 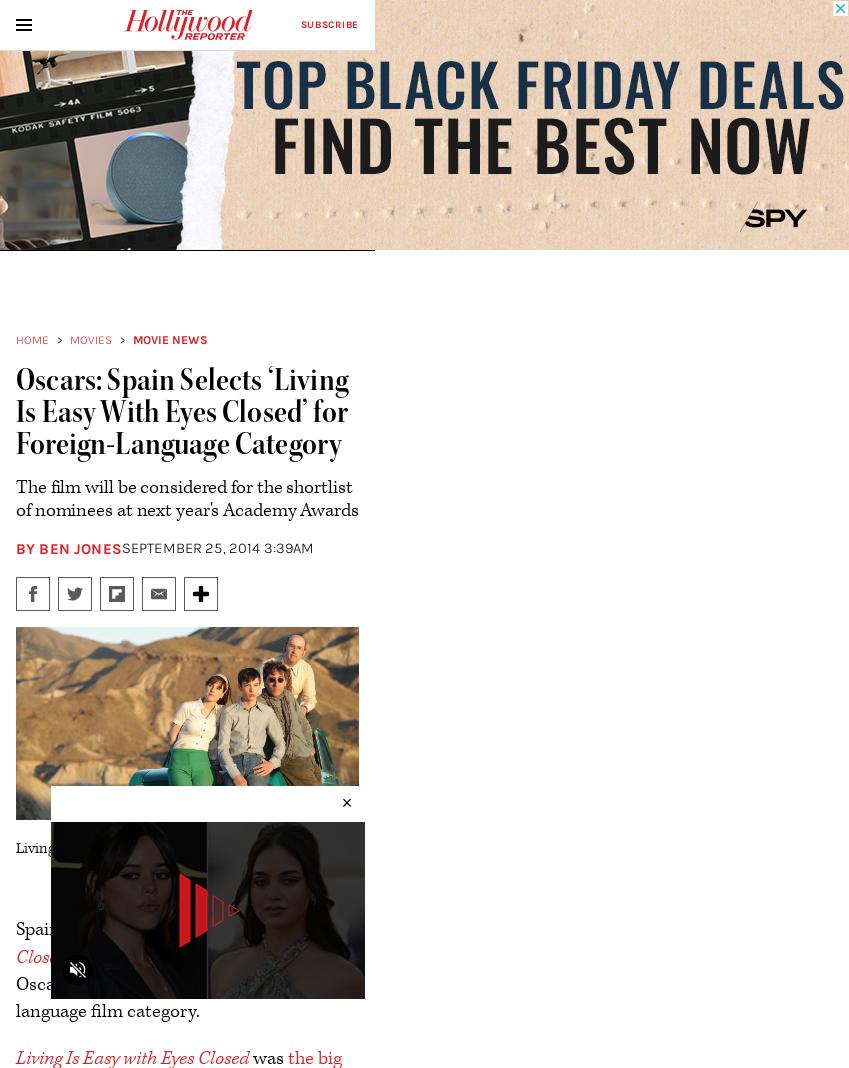 What do you see at coordinates (90, 927) in the screenshot?
I see `'Spain has selected'` at bounding box center [90, 927].